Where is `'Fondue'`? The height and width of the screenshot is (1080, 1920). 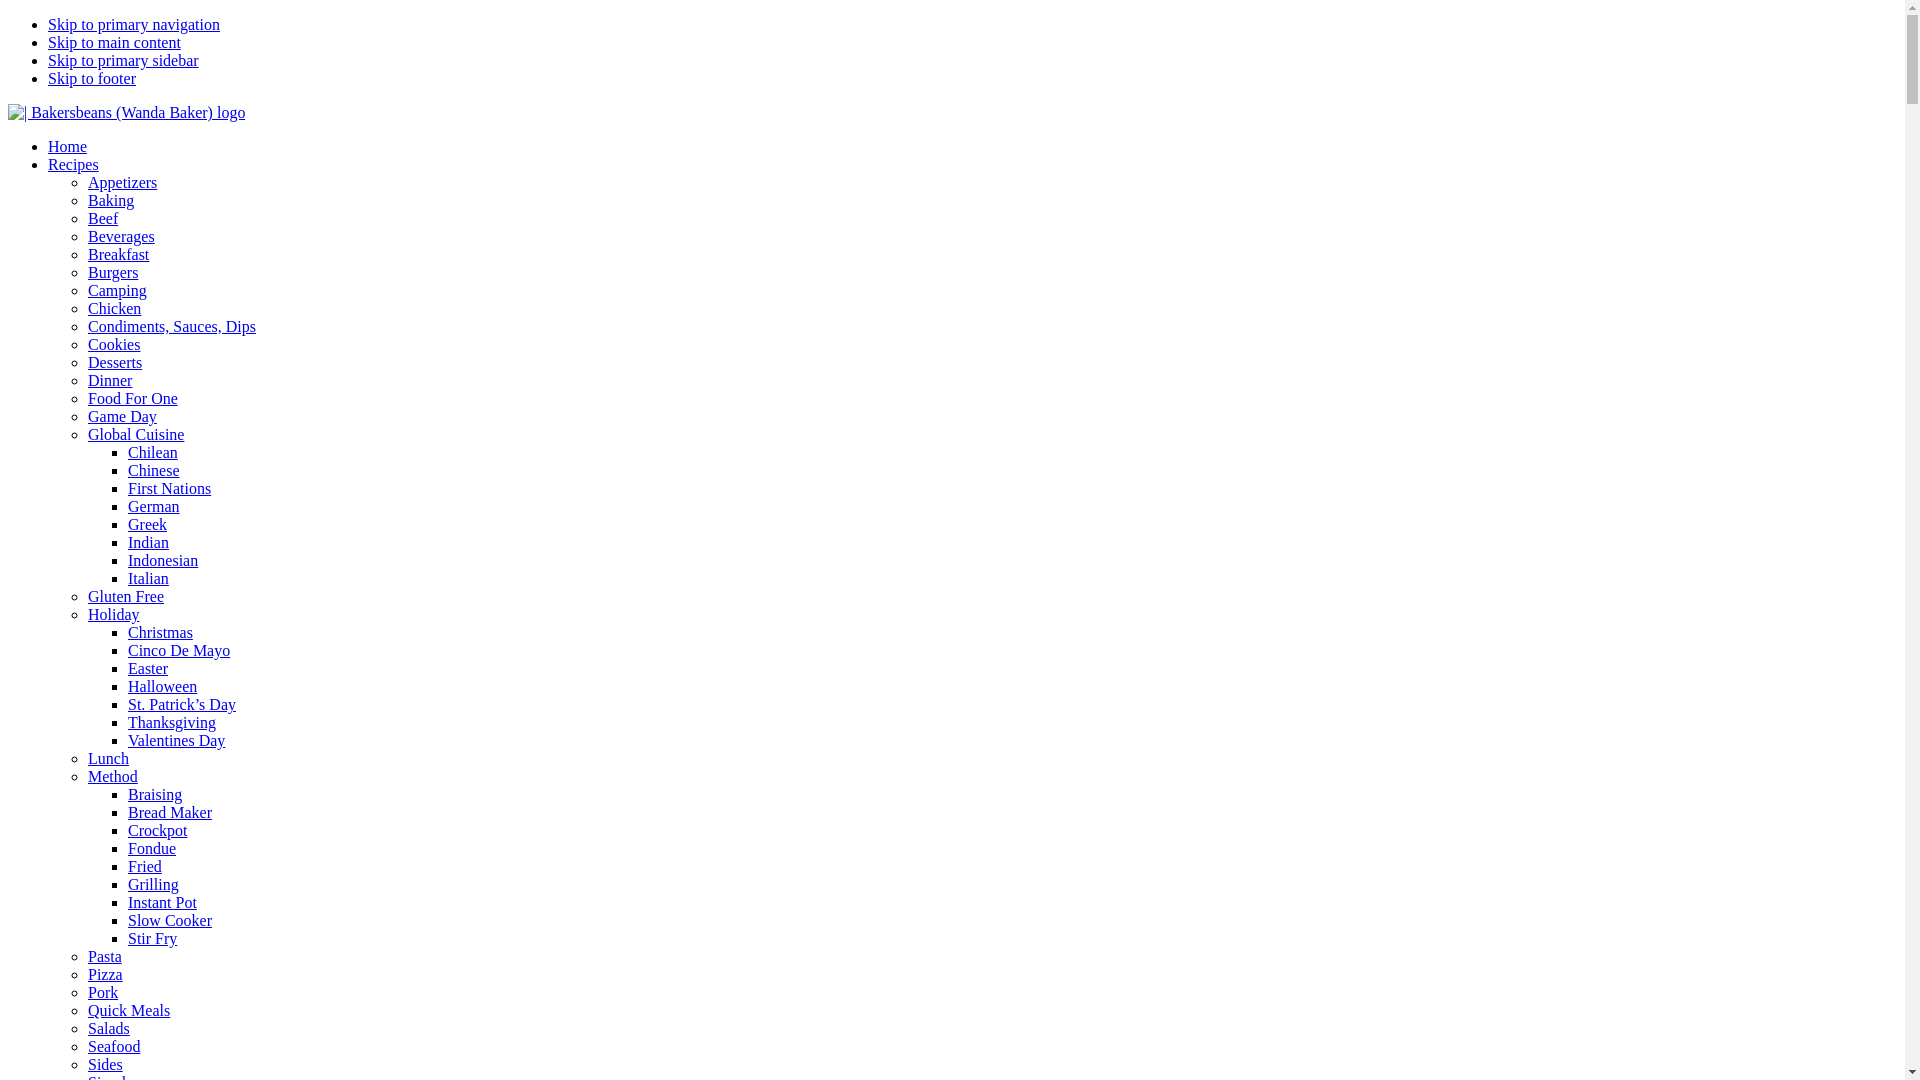 'Fondue' is located at coordinates (151, 848).